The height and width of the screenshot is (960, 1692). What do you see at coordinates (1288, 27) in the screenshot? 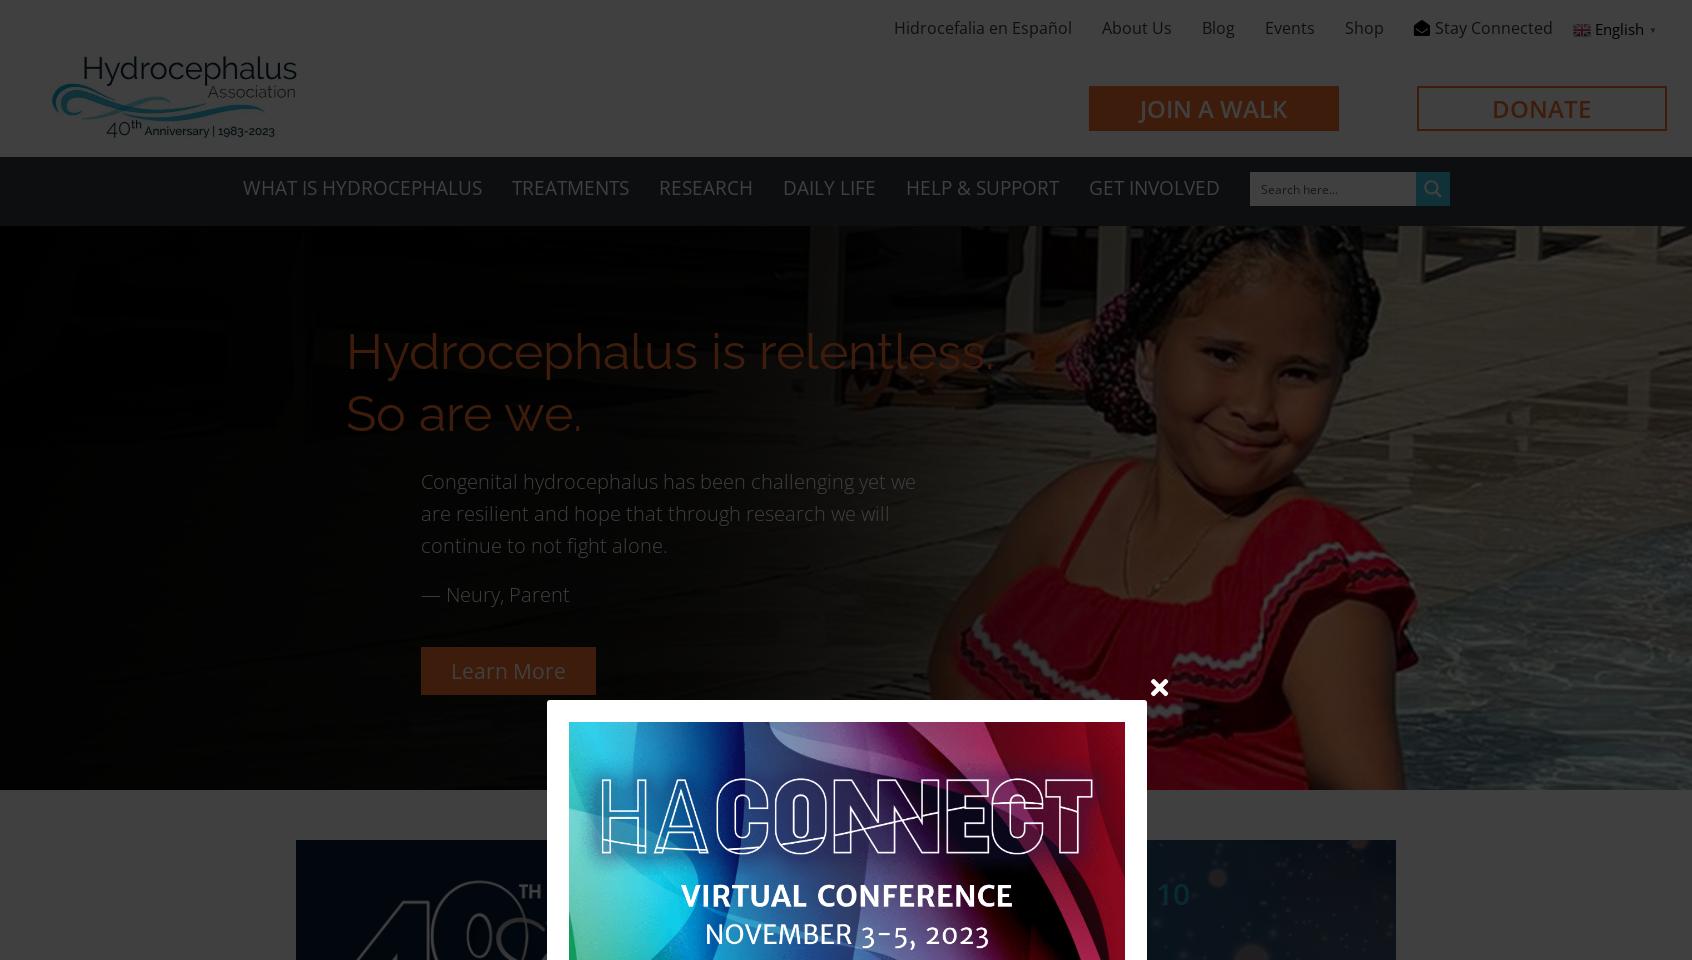
I see `'Events'` at bounding box center [1288, 27].